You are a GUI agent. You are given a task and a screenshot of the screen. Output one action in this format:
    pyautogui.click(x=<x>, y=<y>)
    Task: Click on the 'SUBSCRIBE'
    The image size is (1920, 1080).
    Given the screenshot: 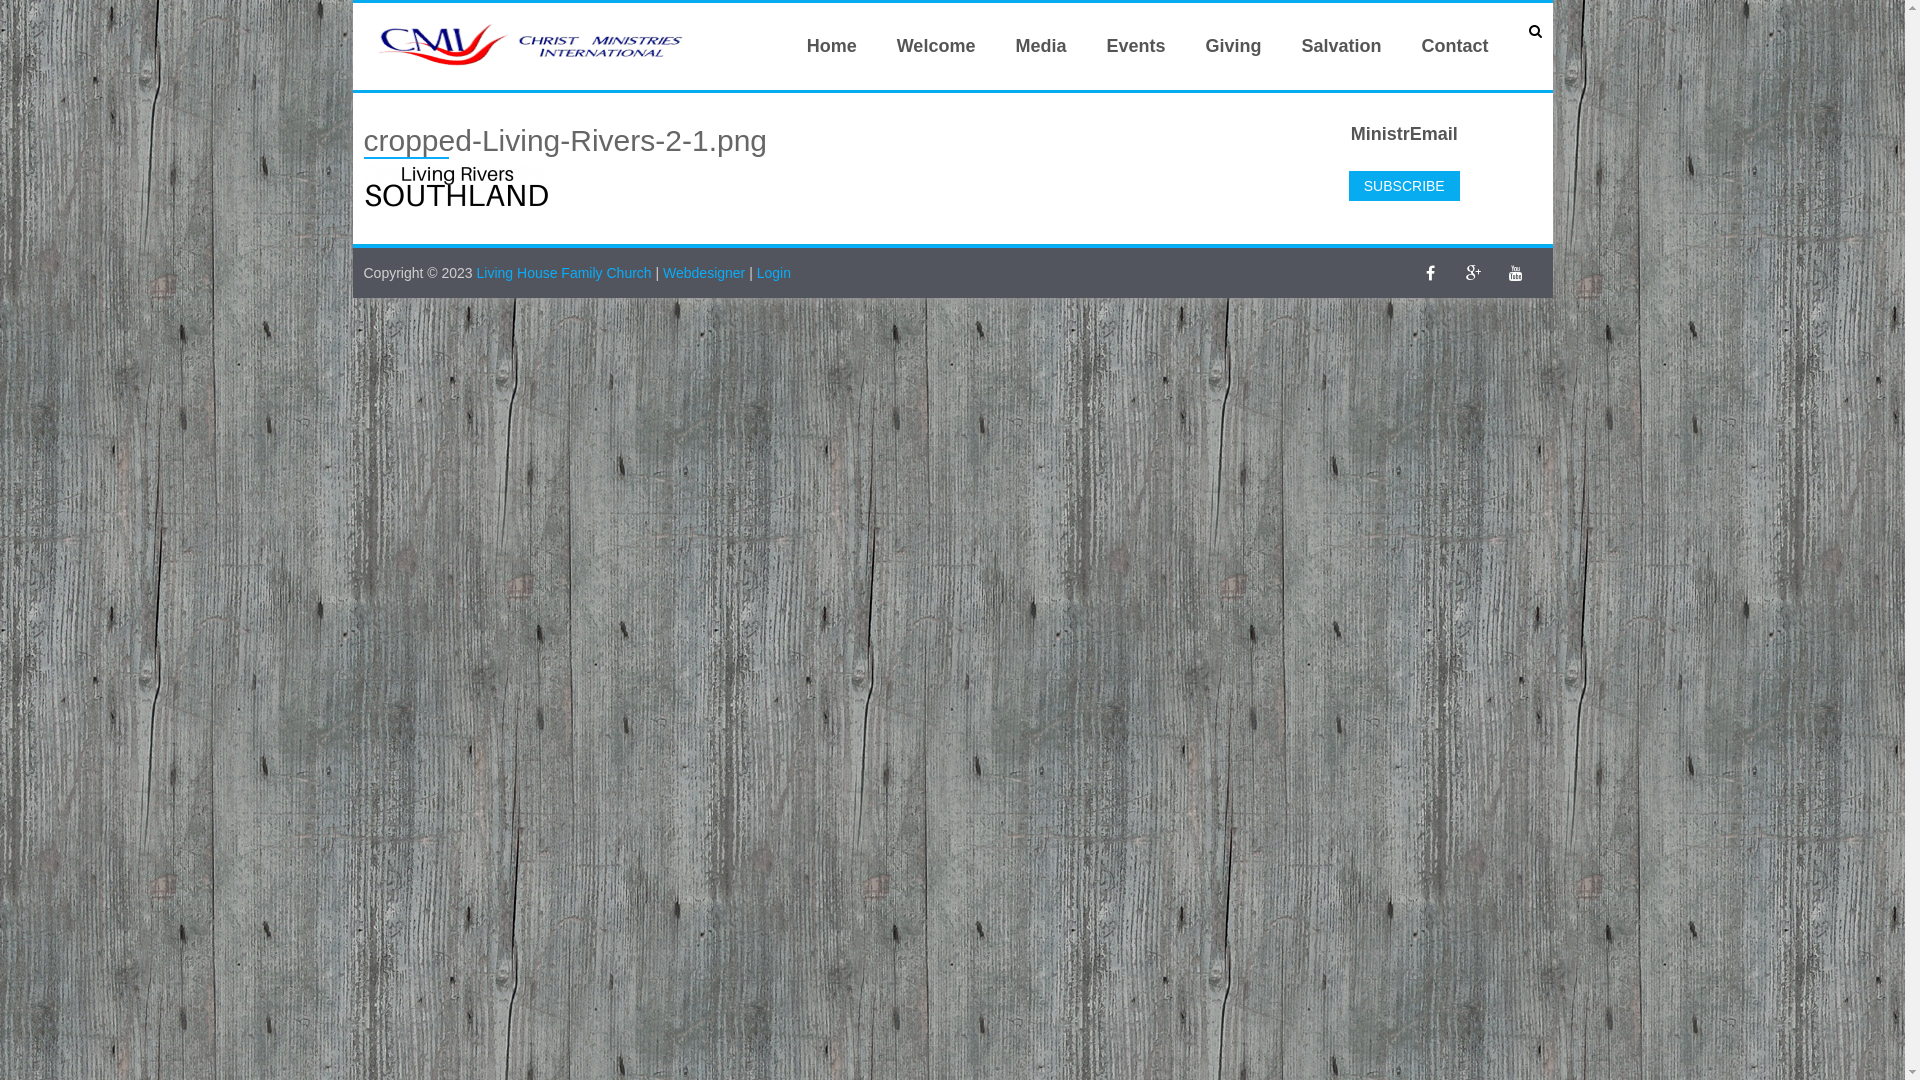 What is the action you would take?
    pyautogui.click(x=1403, y=185)
    